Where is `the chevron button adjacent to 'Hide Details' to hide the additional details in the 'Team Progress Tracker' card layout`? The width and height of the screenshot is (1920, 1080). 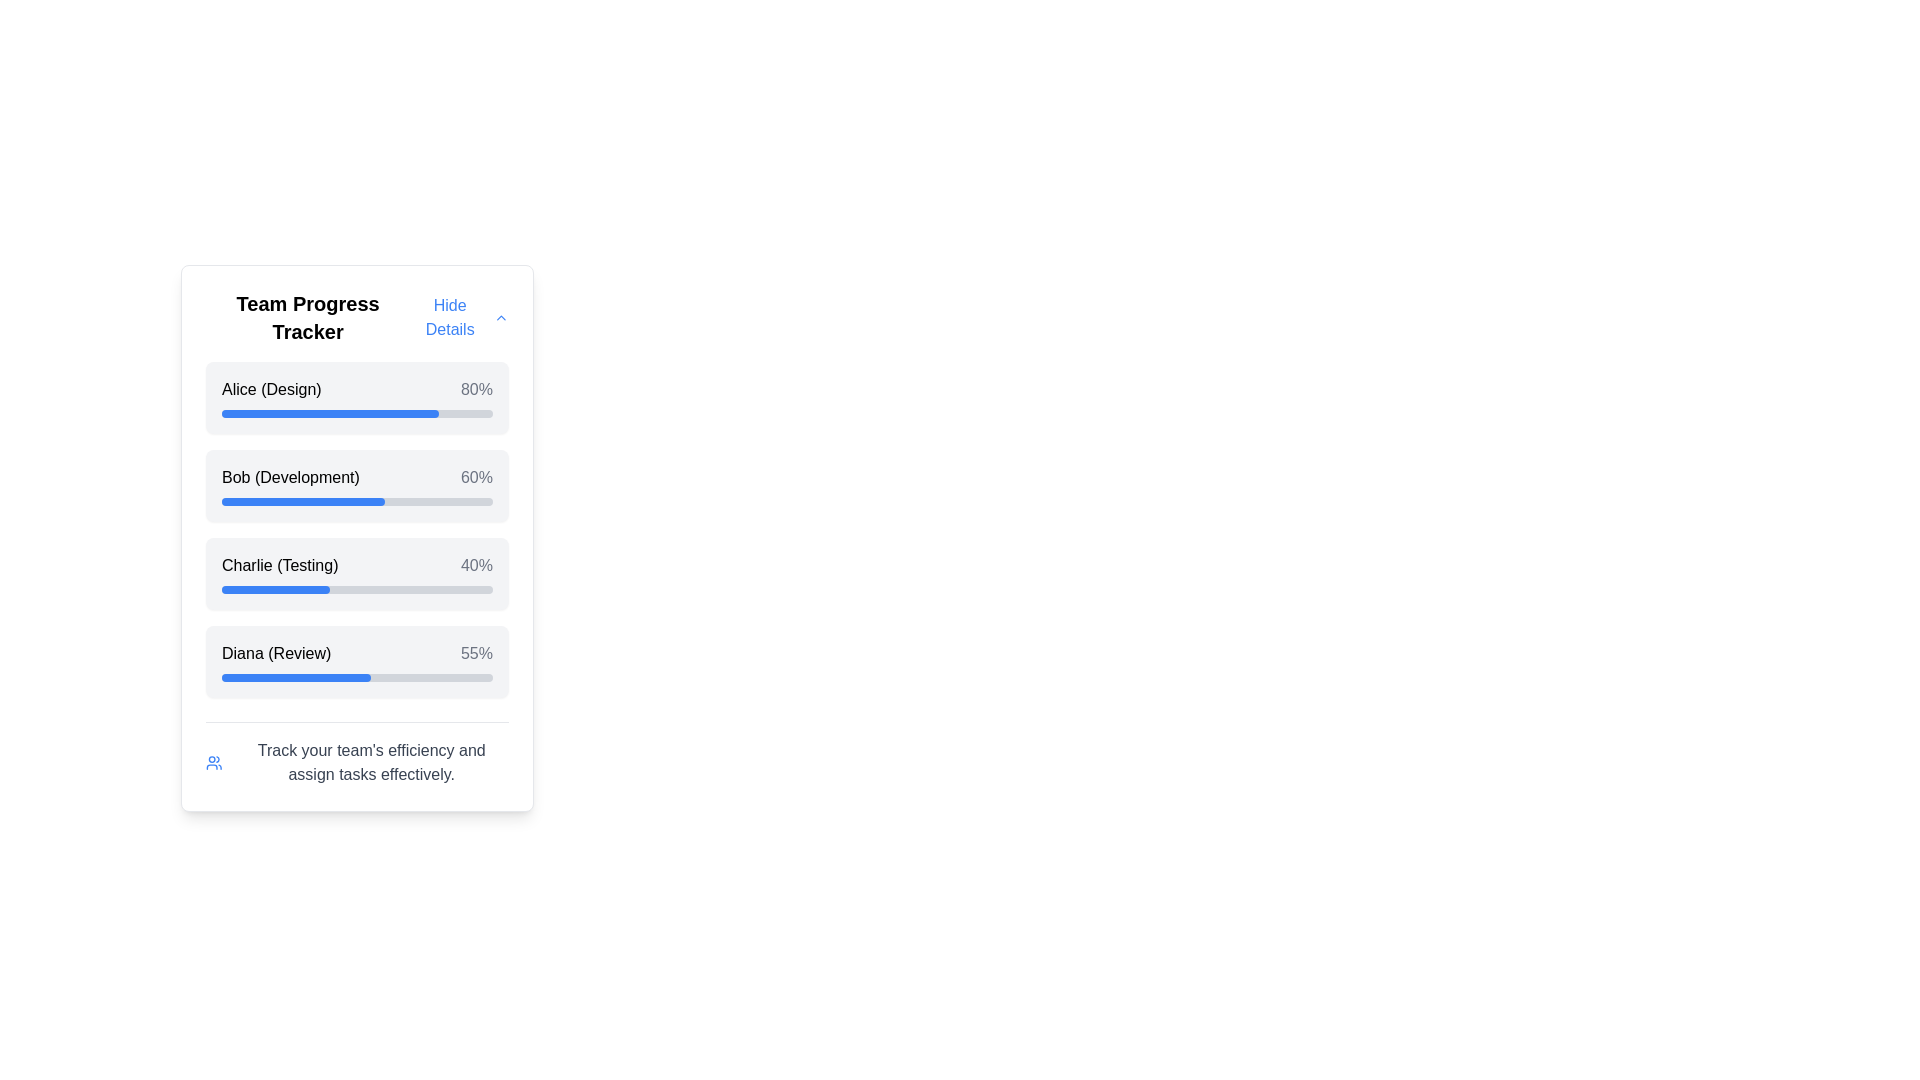
the chevron button adjacent to 'Hide Details' to hide the additional details in the 'Team Progress Tracker' card layout is located at coordinates (501, 316).